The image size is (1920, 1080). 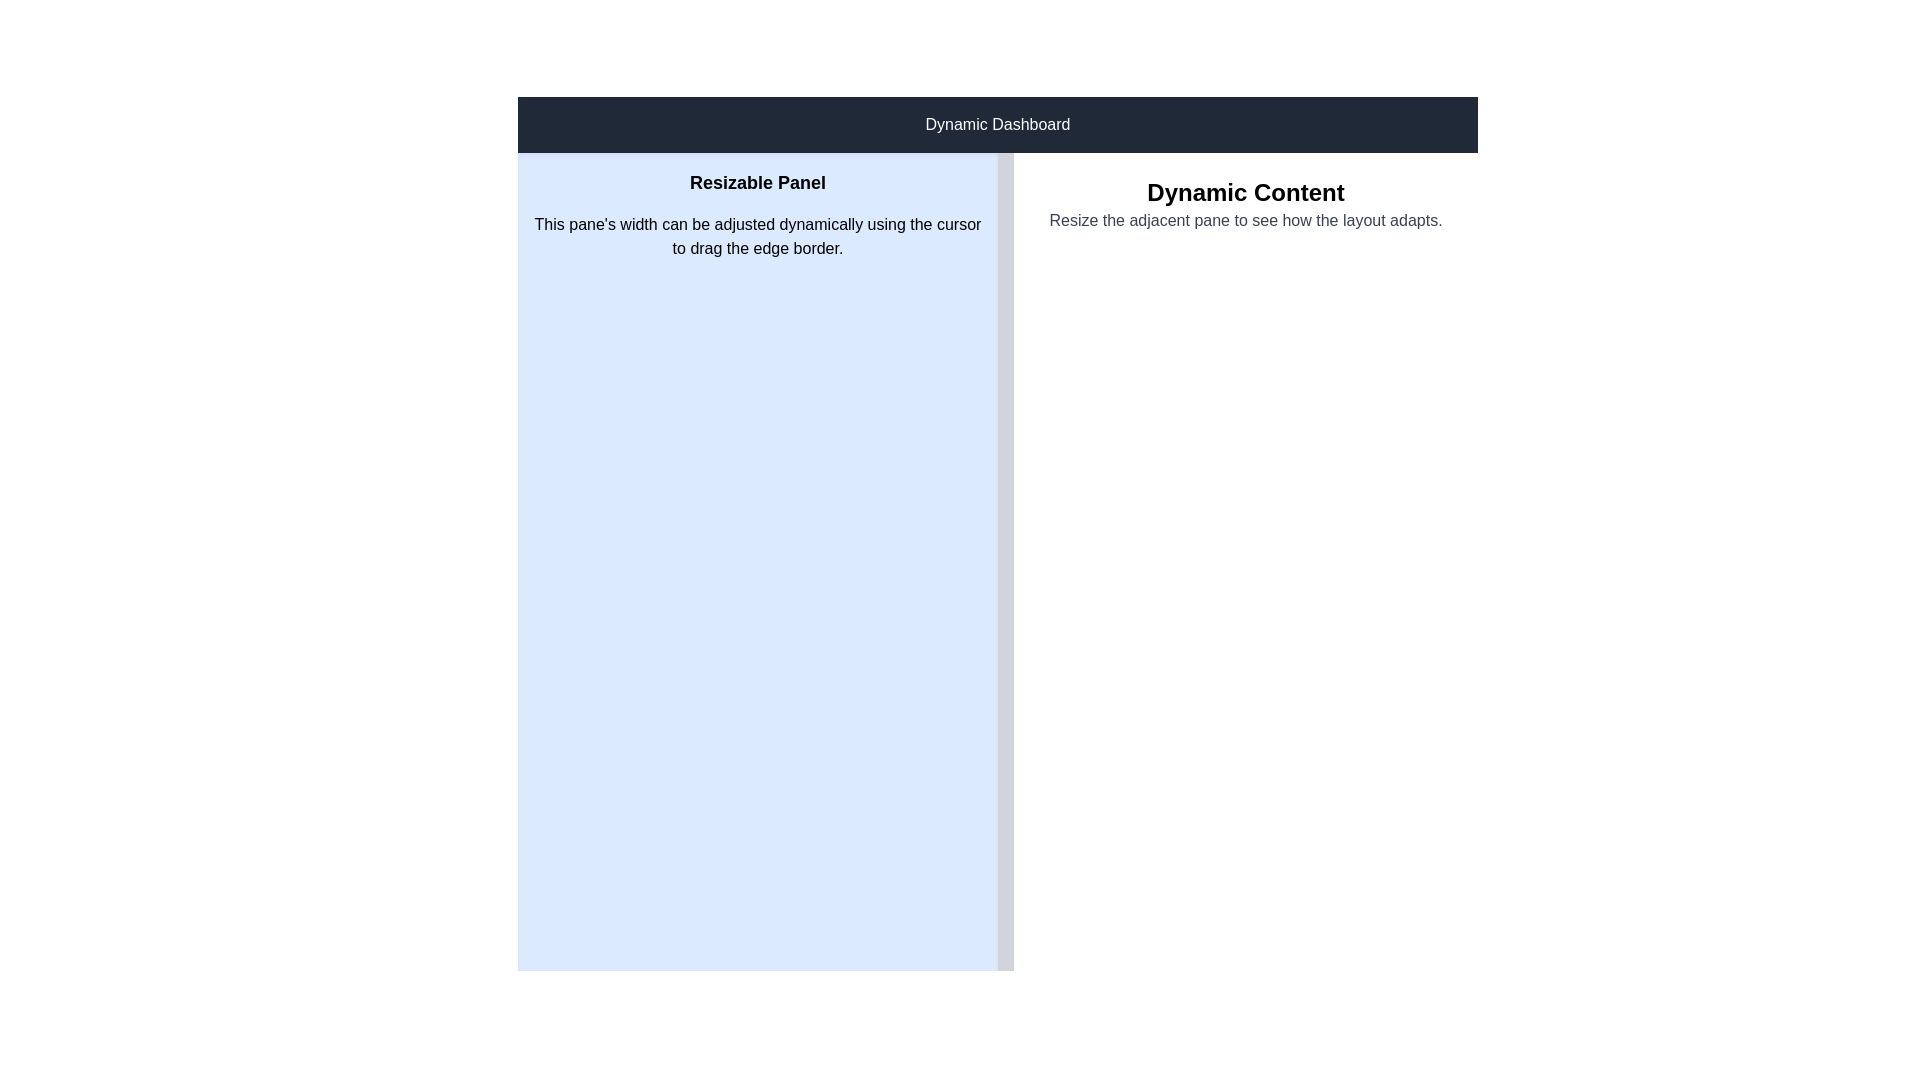 I want to click on the Text Heading that serves as a label for the adjacent resizable panel, positioned at the top of the light blue panel, so click(x=757, y=182).